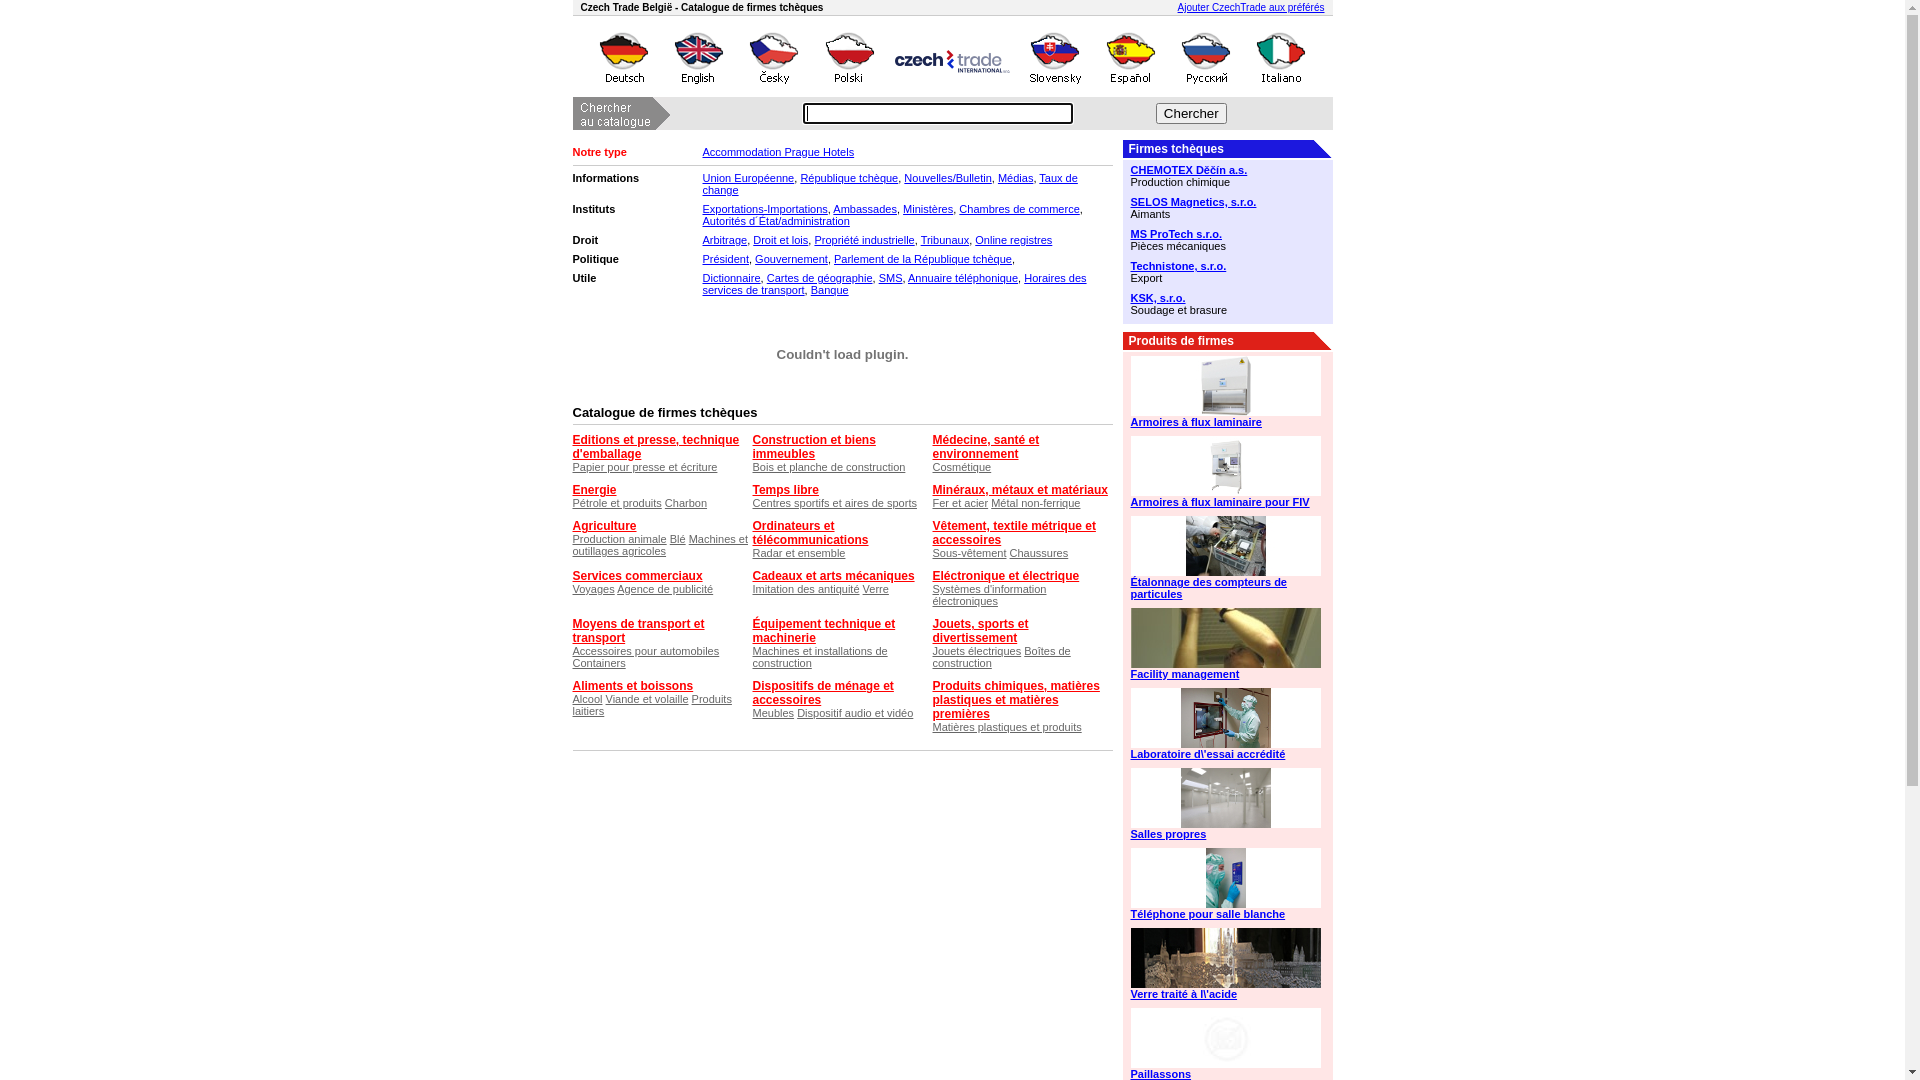 The image size is (1920, 1080). I want to click on 'Editions et presse, technique d'emballage', so click(655, 446).